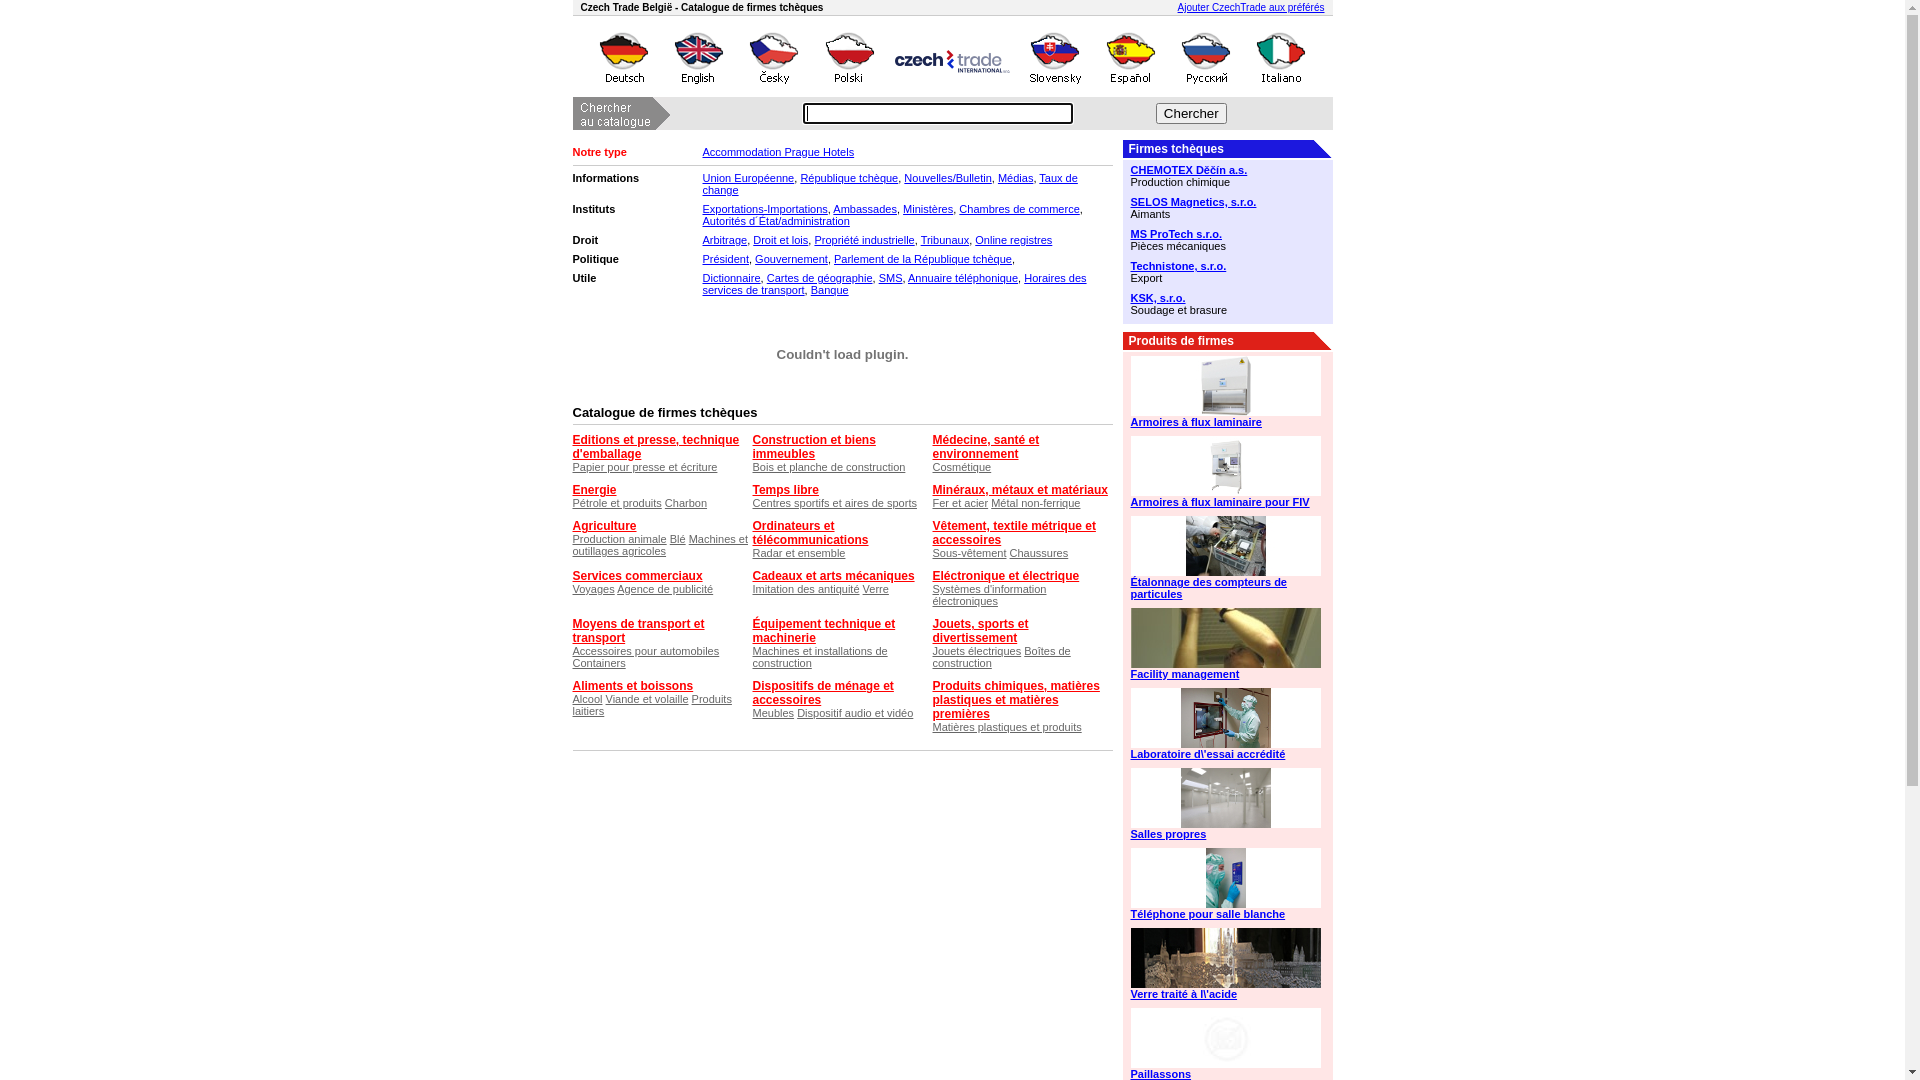 The image size is (1920, 1080). I want to click on 'Editions et presse, technique d'emballage', so click(655, 446).